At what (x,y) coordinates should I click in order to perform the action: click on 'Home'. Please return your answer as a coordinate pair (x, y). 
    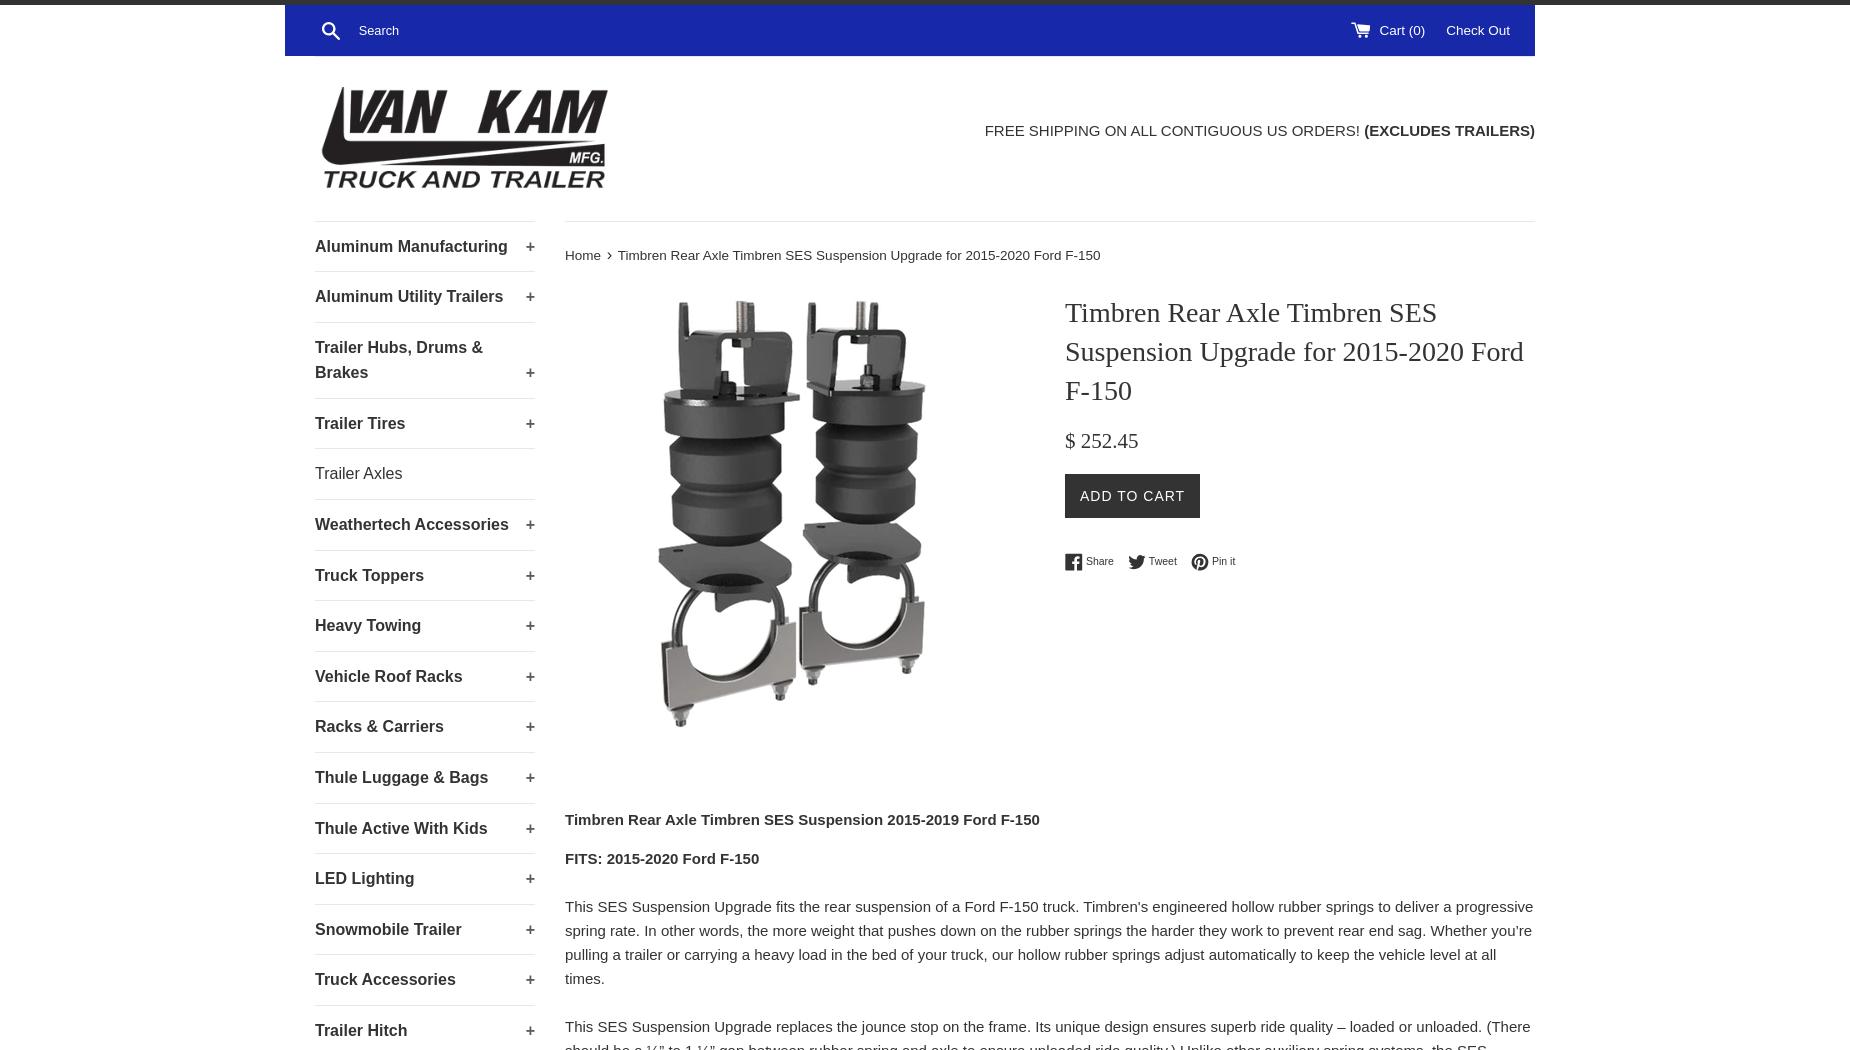
    Looking at the image, I should click on (582, 254).